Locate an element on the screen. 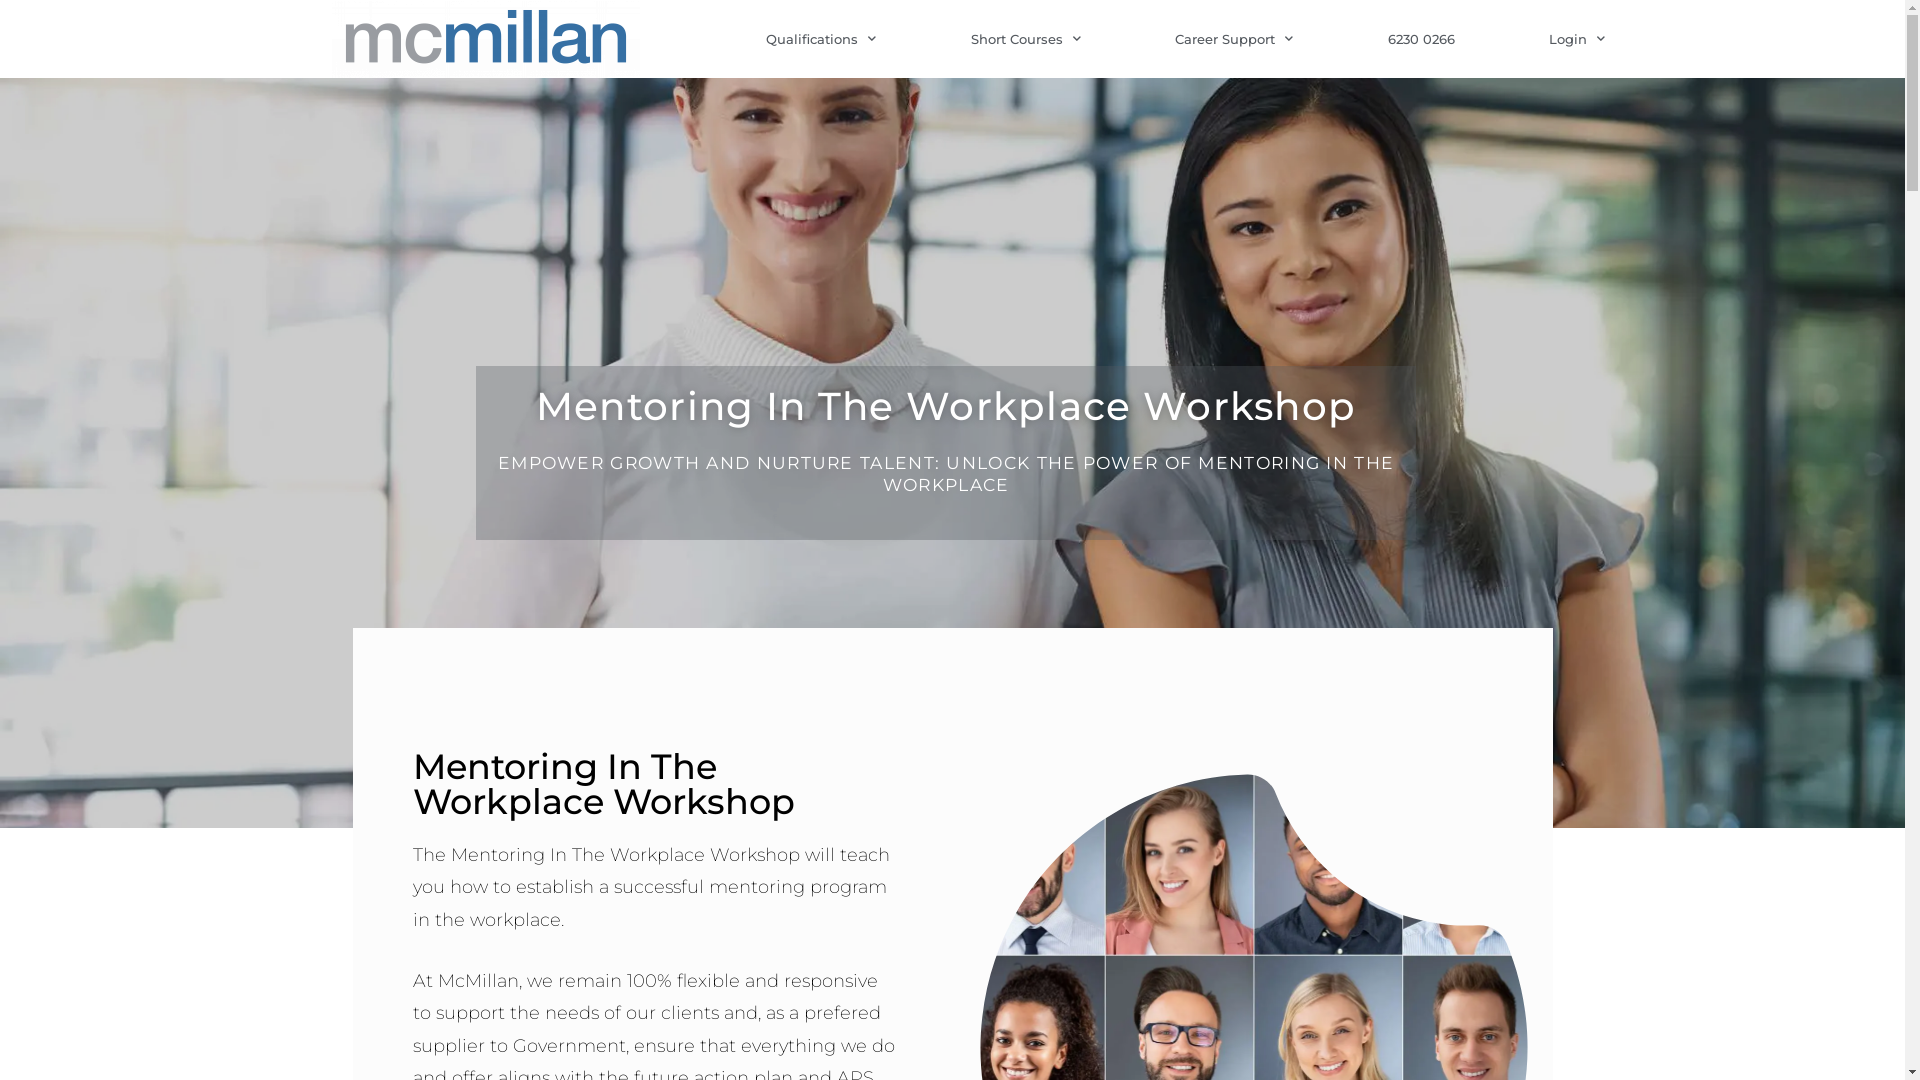  'Career Support' is located at coordinates (1232, 38).